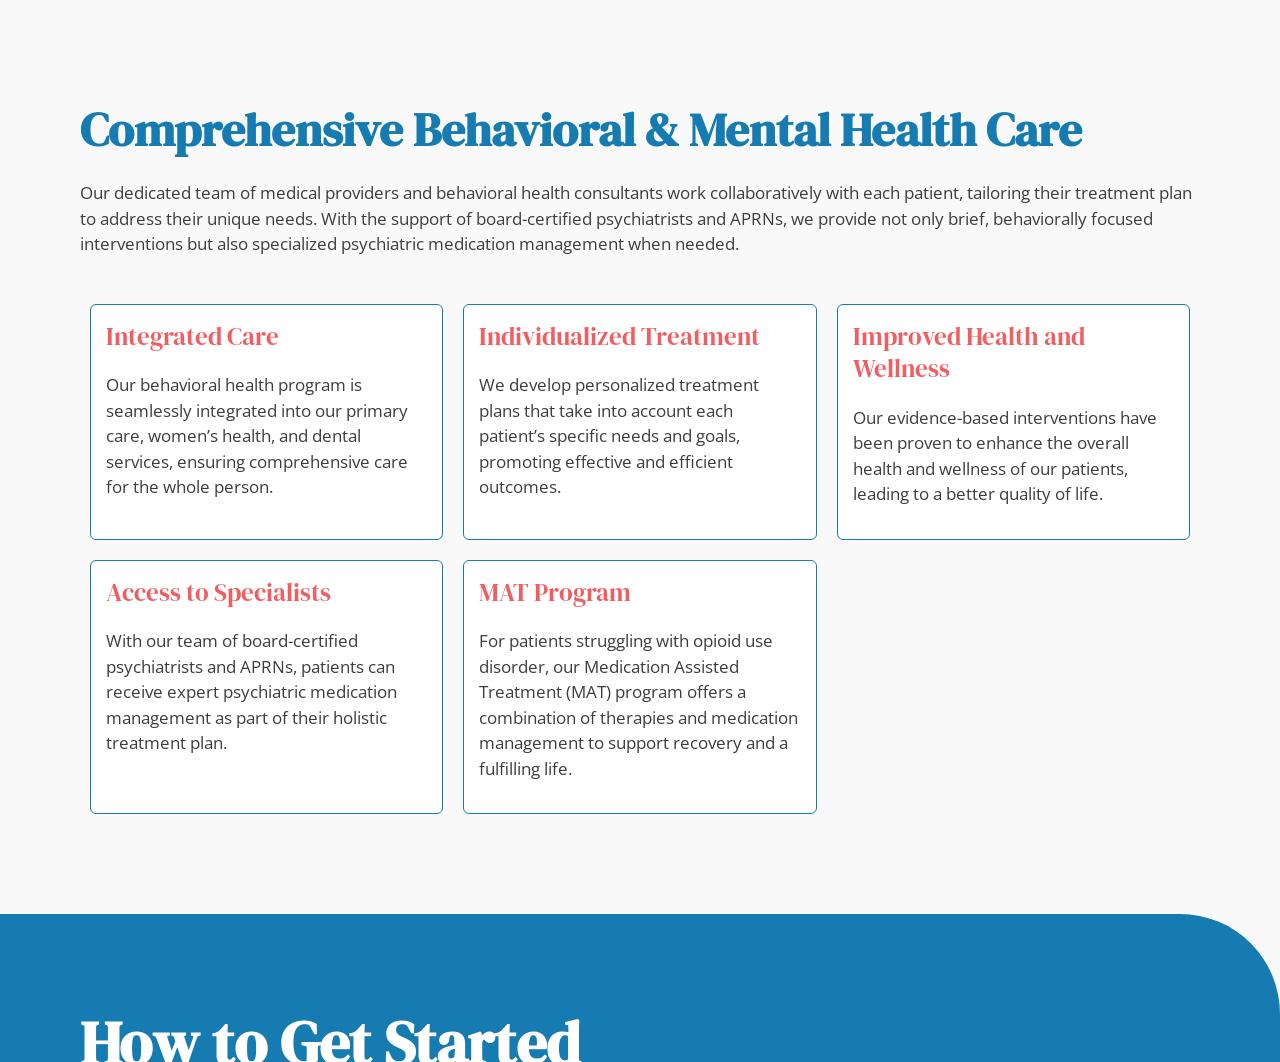 Image resolution: width=1280 pixels, height=1062 pixels. I want to click on 'MAT Program', so click(555, 591).